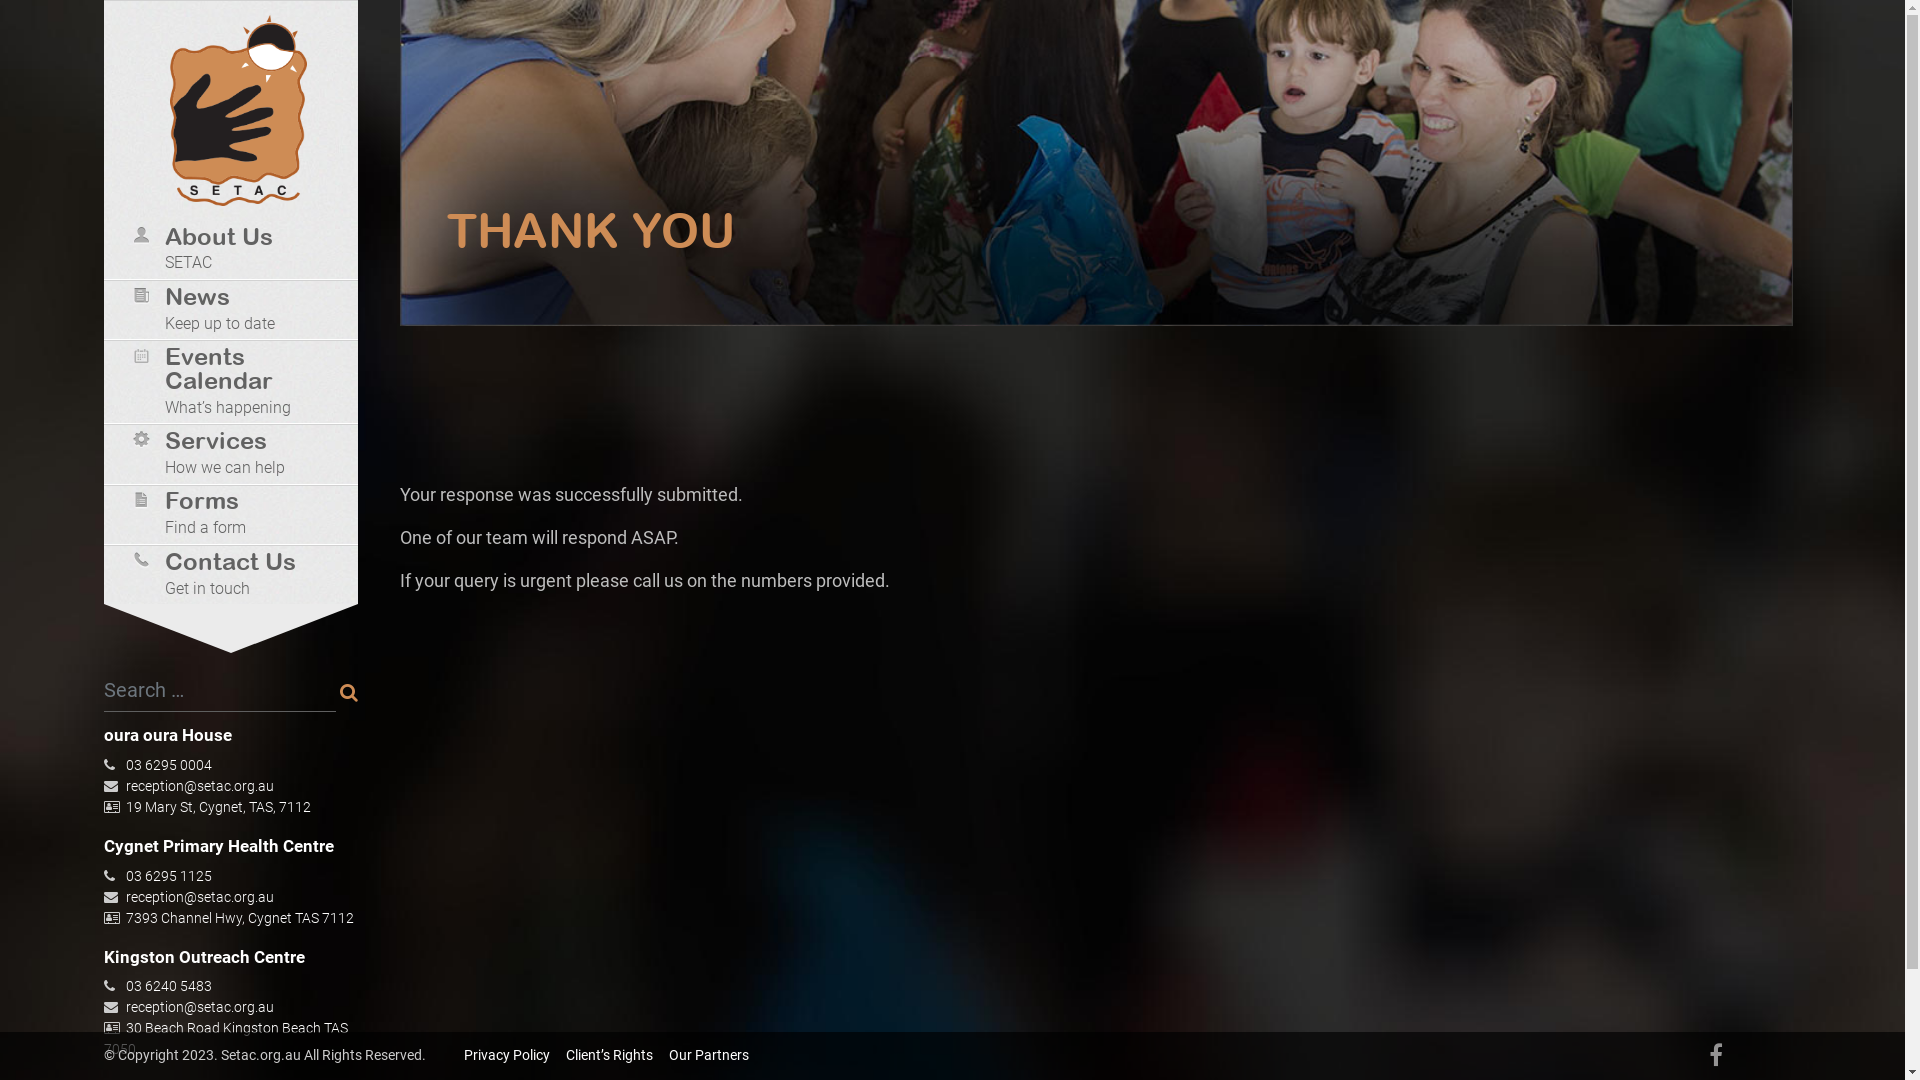 This screenshot has width=1920, height=1080. What do you see at coordinates (238, 250) in the screenshot?
I see `'About Us` at bounding box center [238, 250].